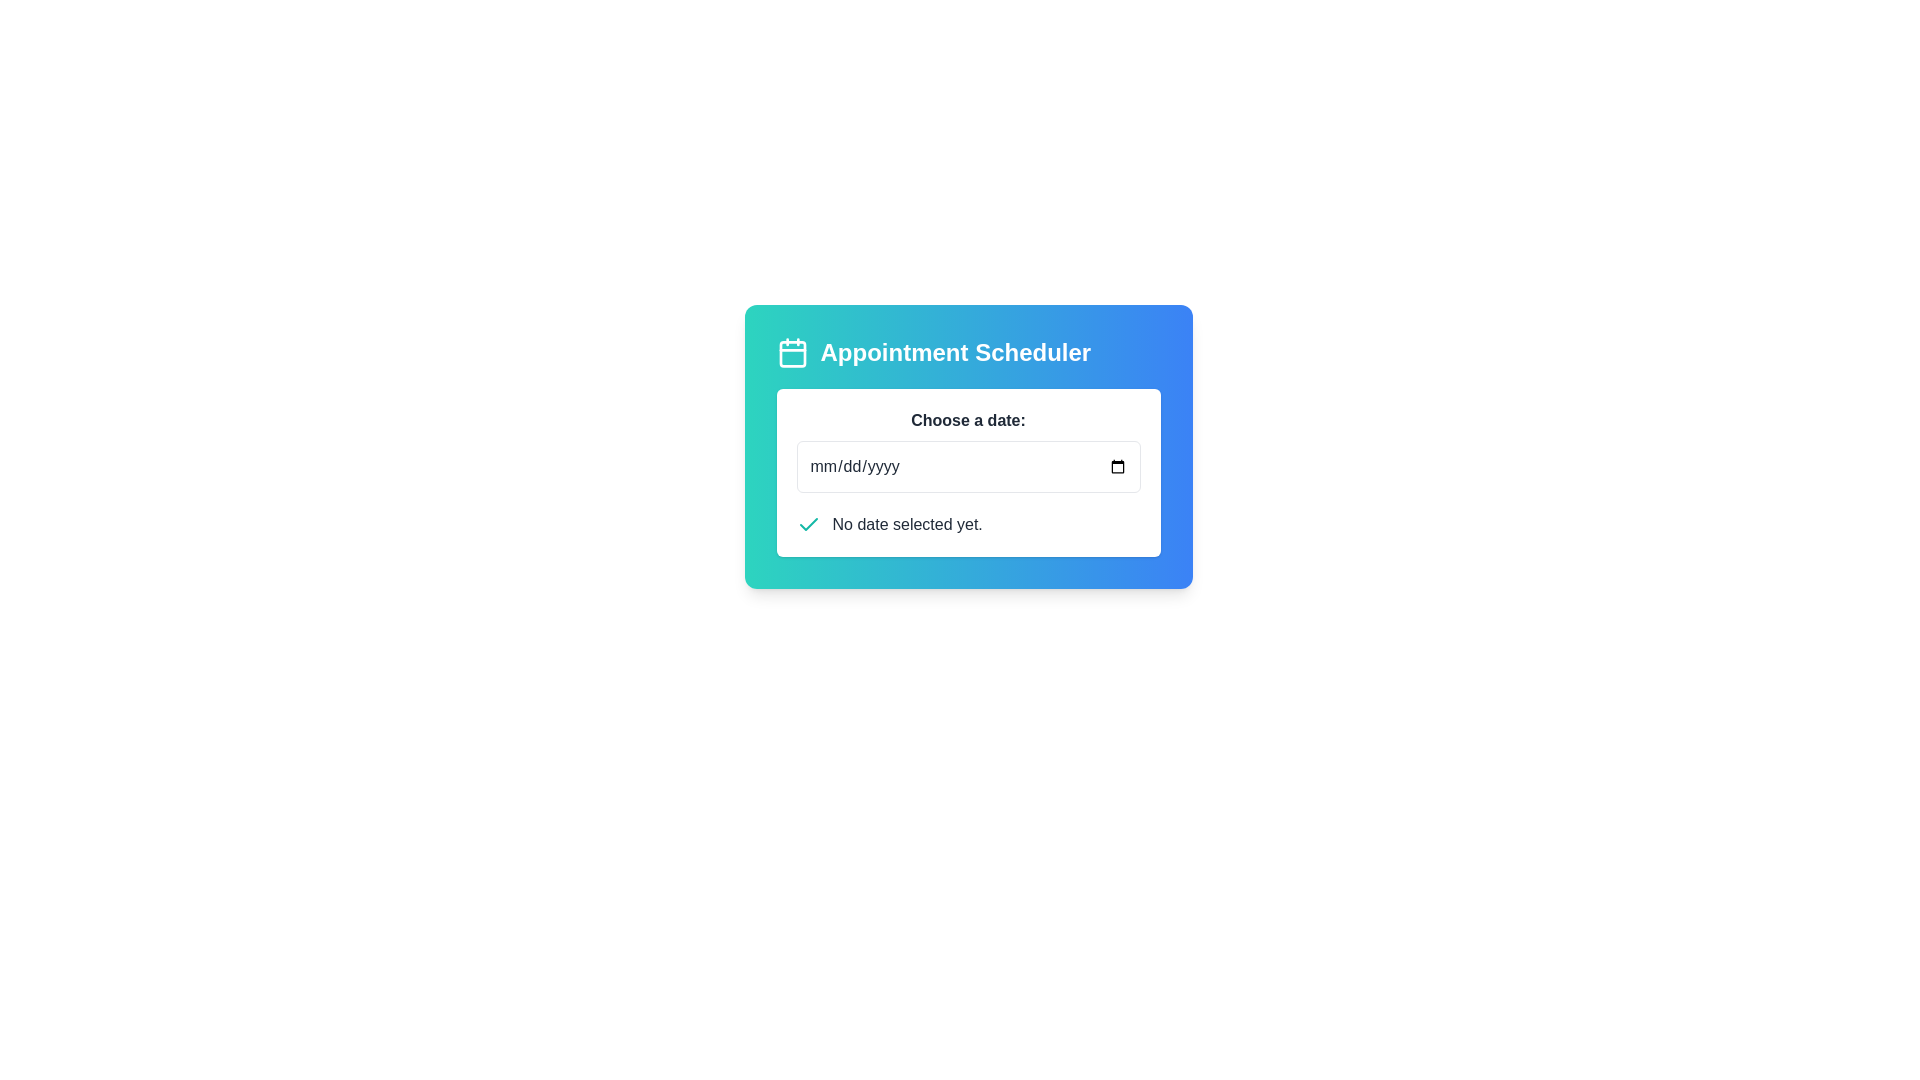 This screenshot has width=1920, height=1080. Describe the element at coordinates (791, 352) in the screenshot. I see `the calendar icon located to the left of the 'Appointment Scheduler' header text` at that location.